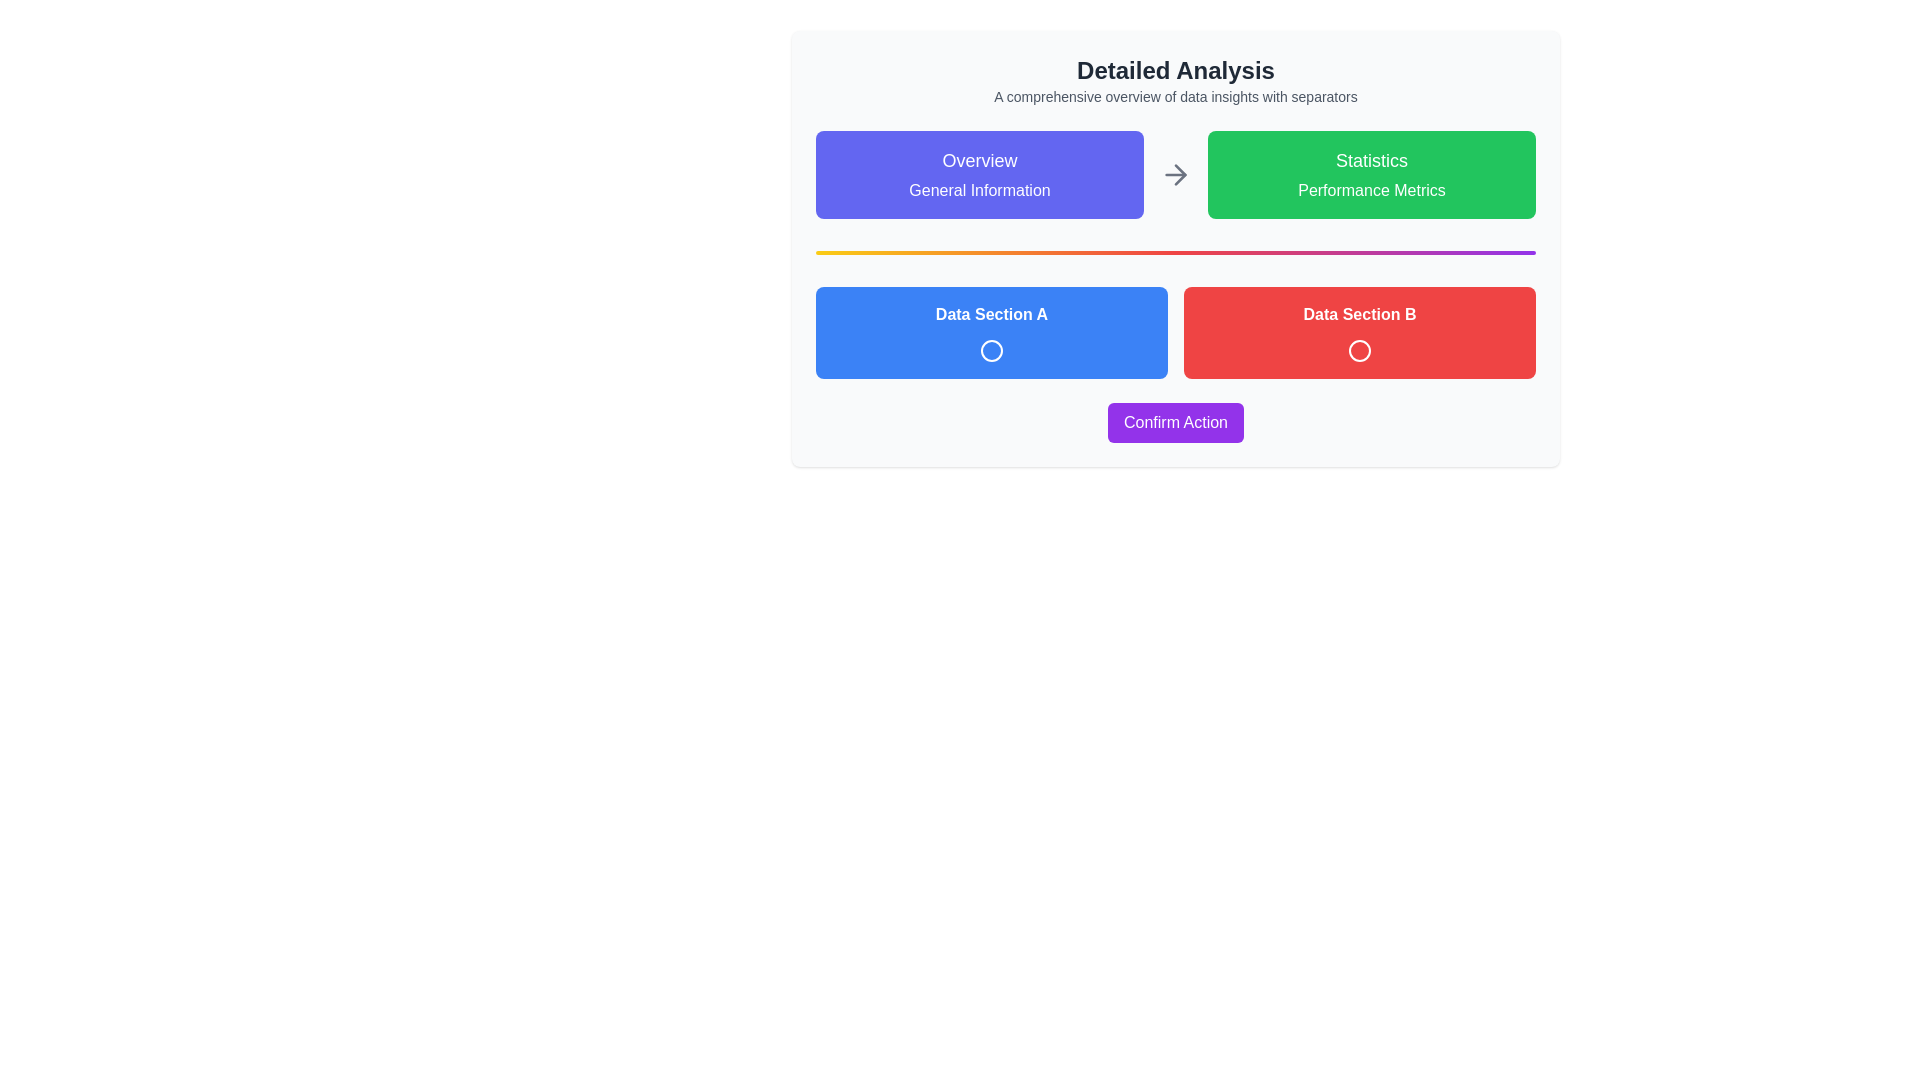 This screenshot has height=1080, width=1920. I want to click on the circular icon centered in the 'Data Section A' rectangle, positioned towards the lower section, so click(992, 350).